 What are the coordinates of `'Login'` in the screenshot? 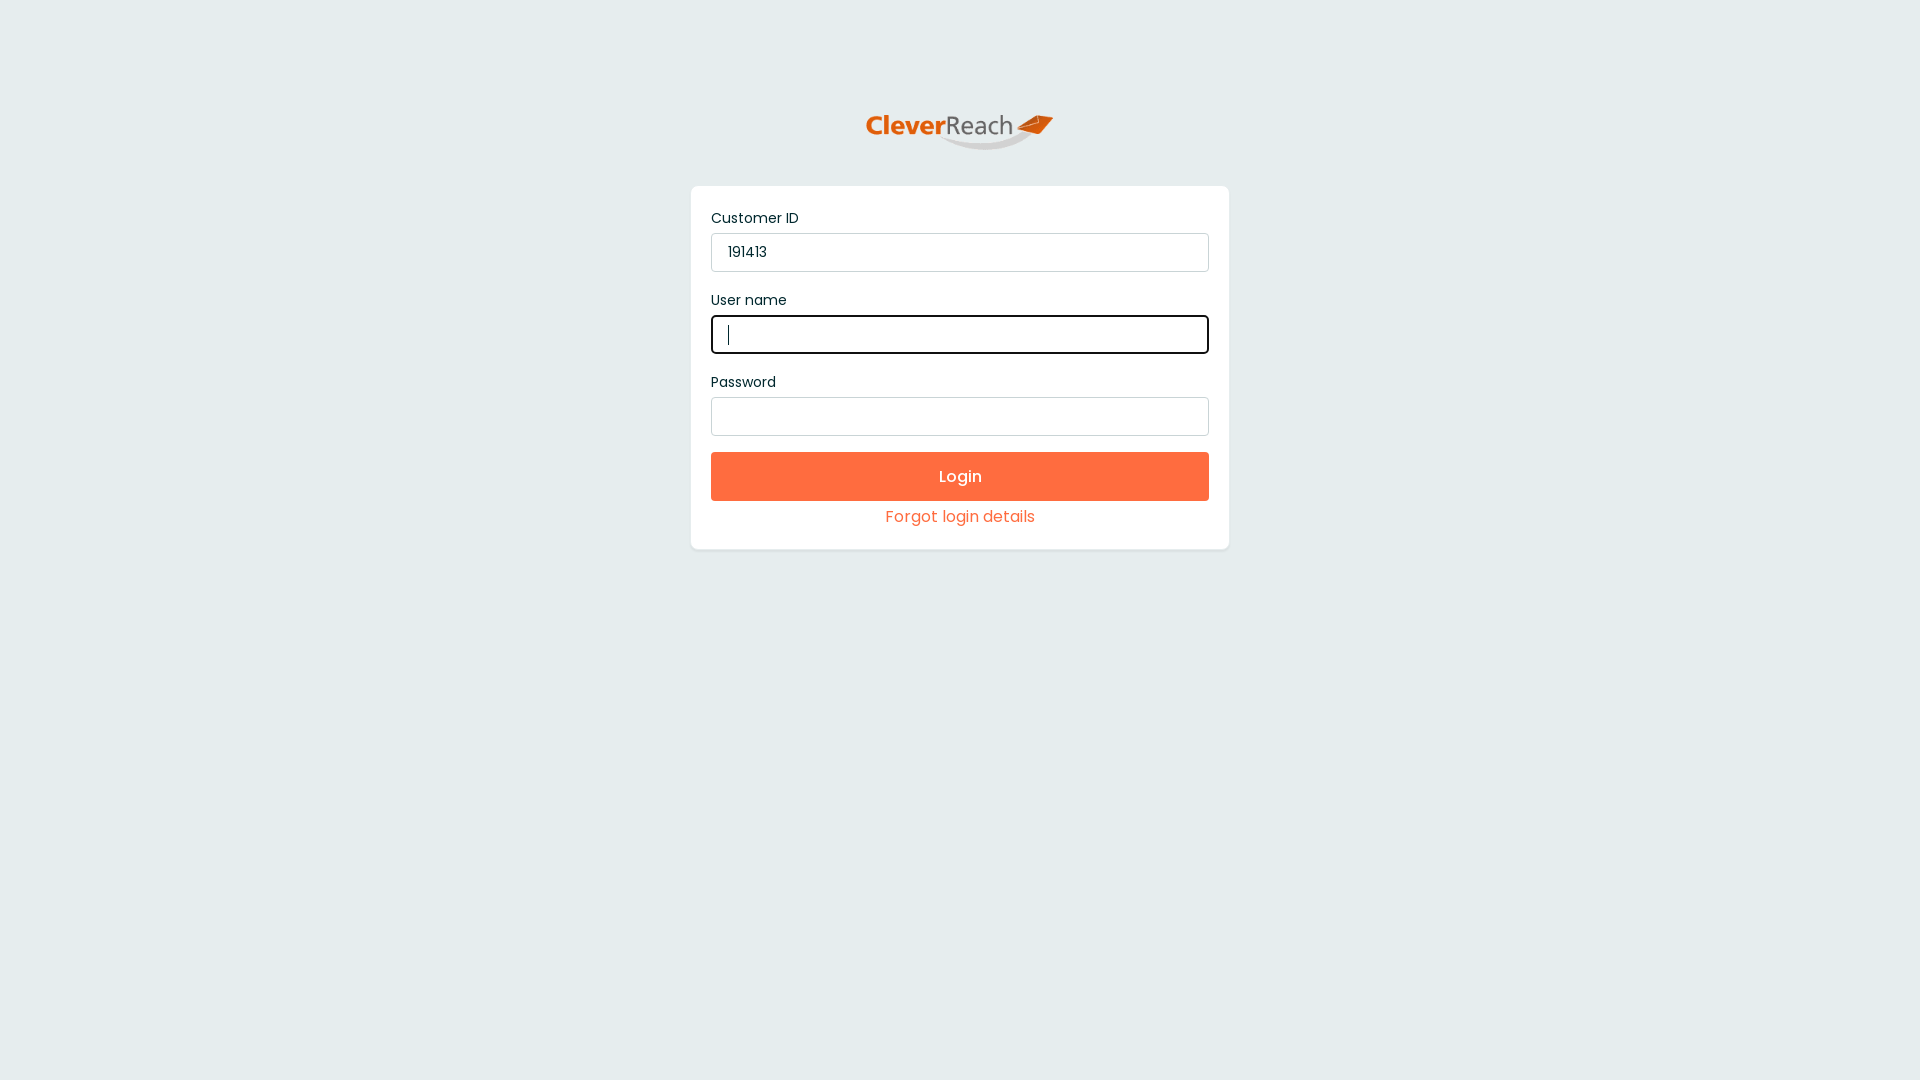 It's located at (960, 475).